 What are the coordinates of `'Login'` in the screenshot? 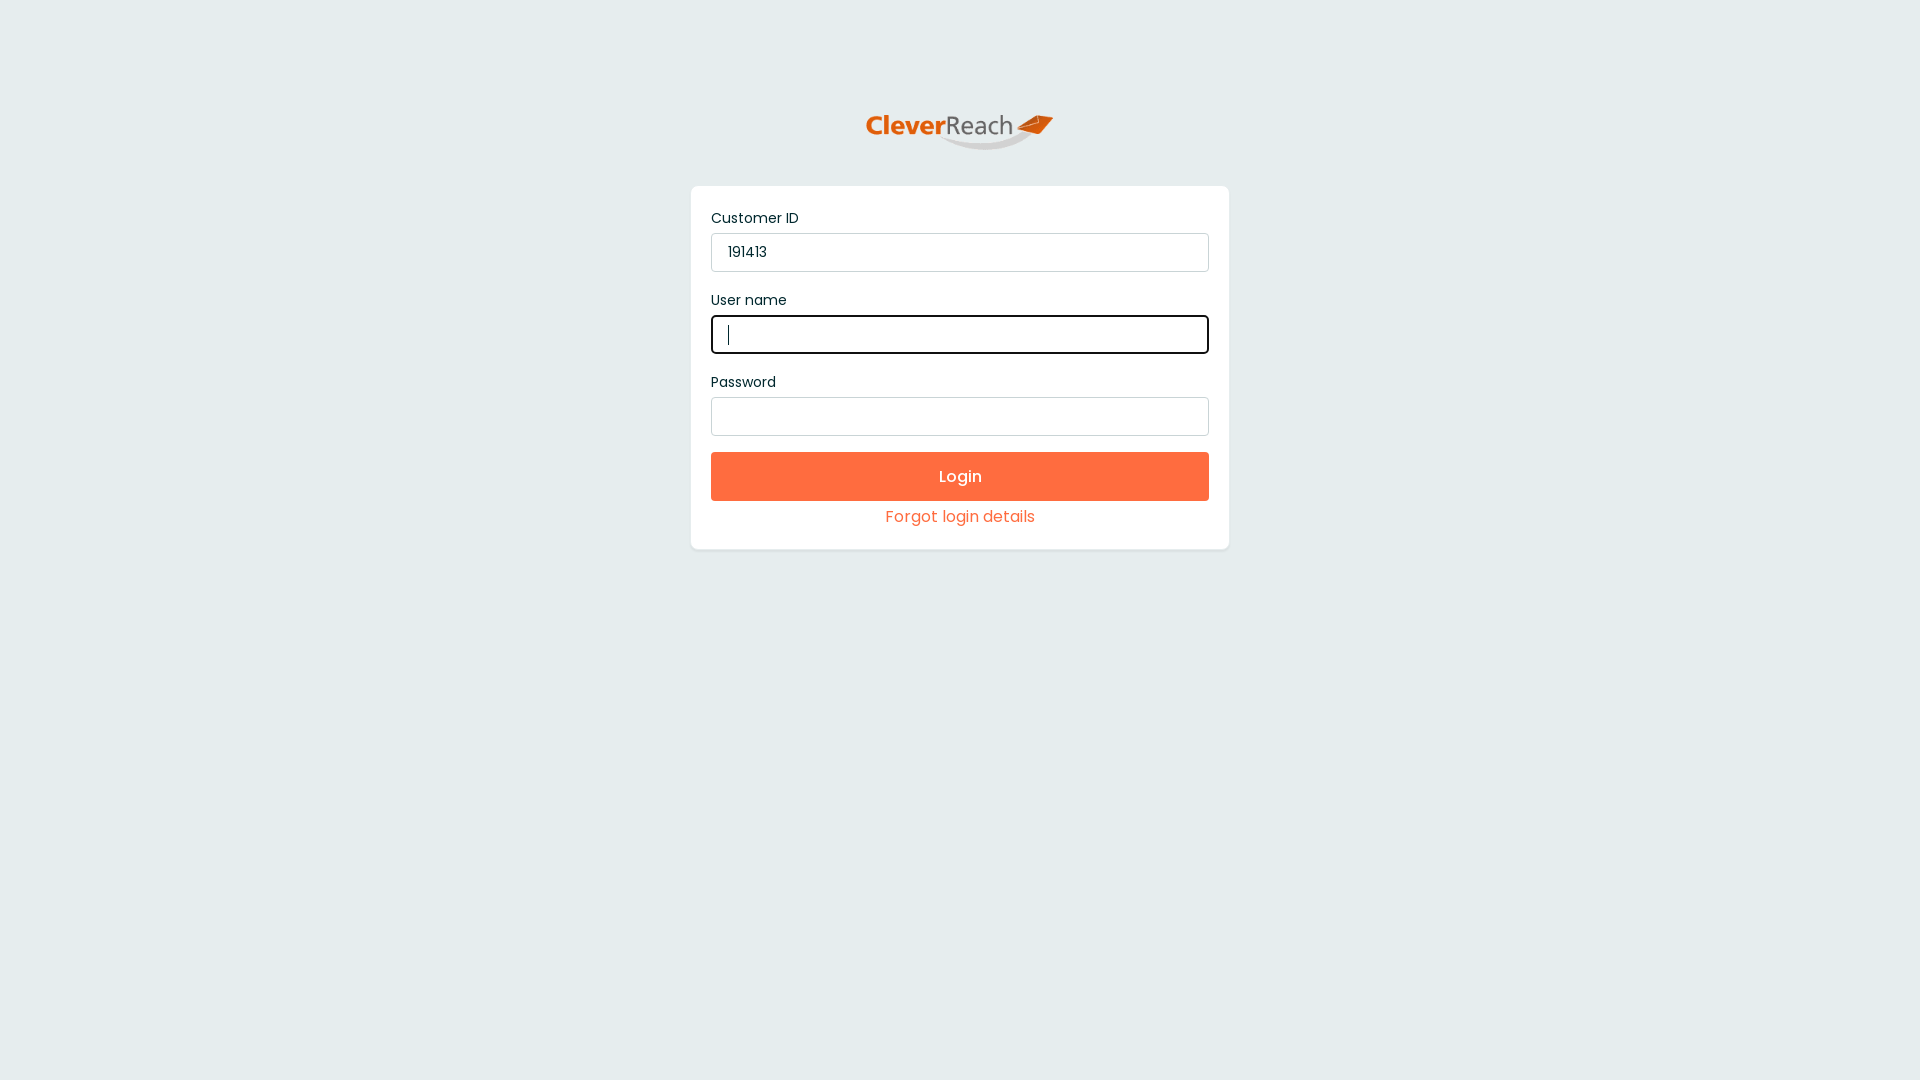 It's located at (960, 475).